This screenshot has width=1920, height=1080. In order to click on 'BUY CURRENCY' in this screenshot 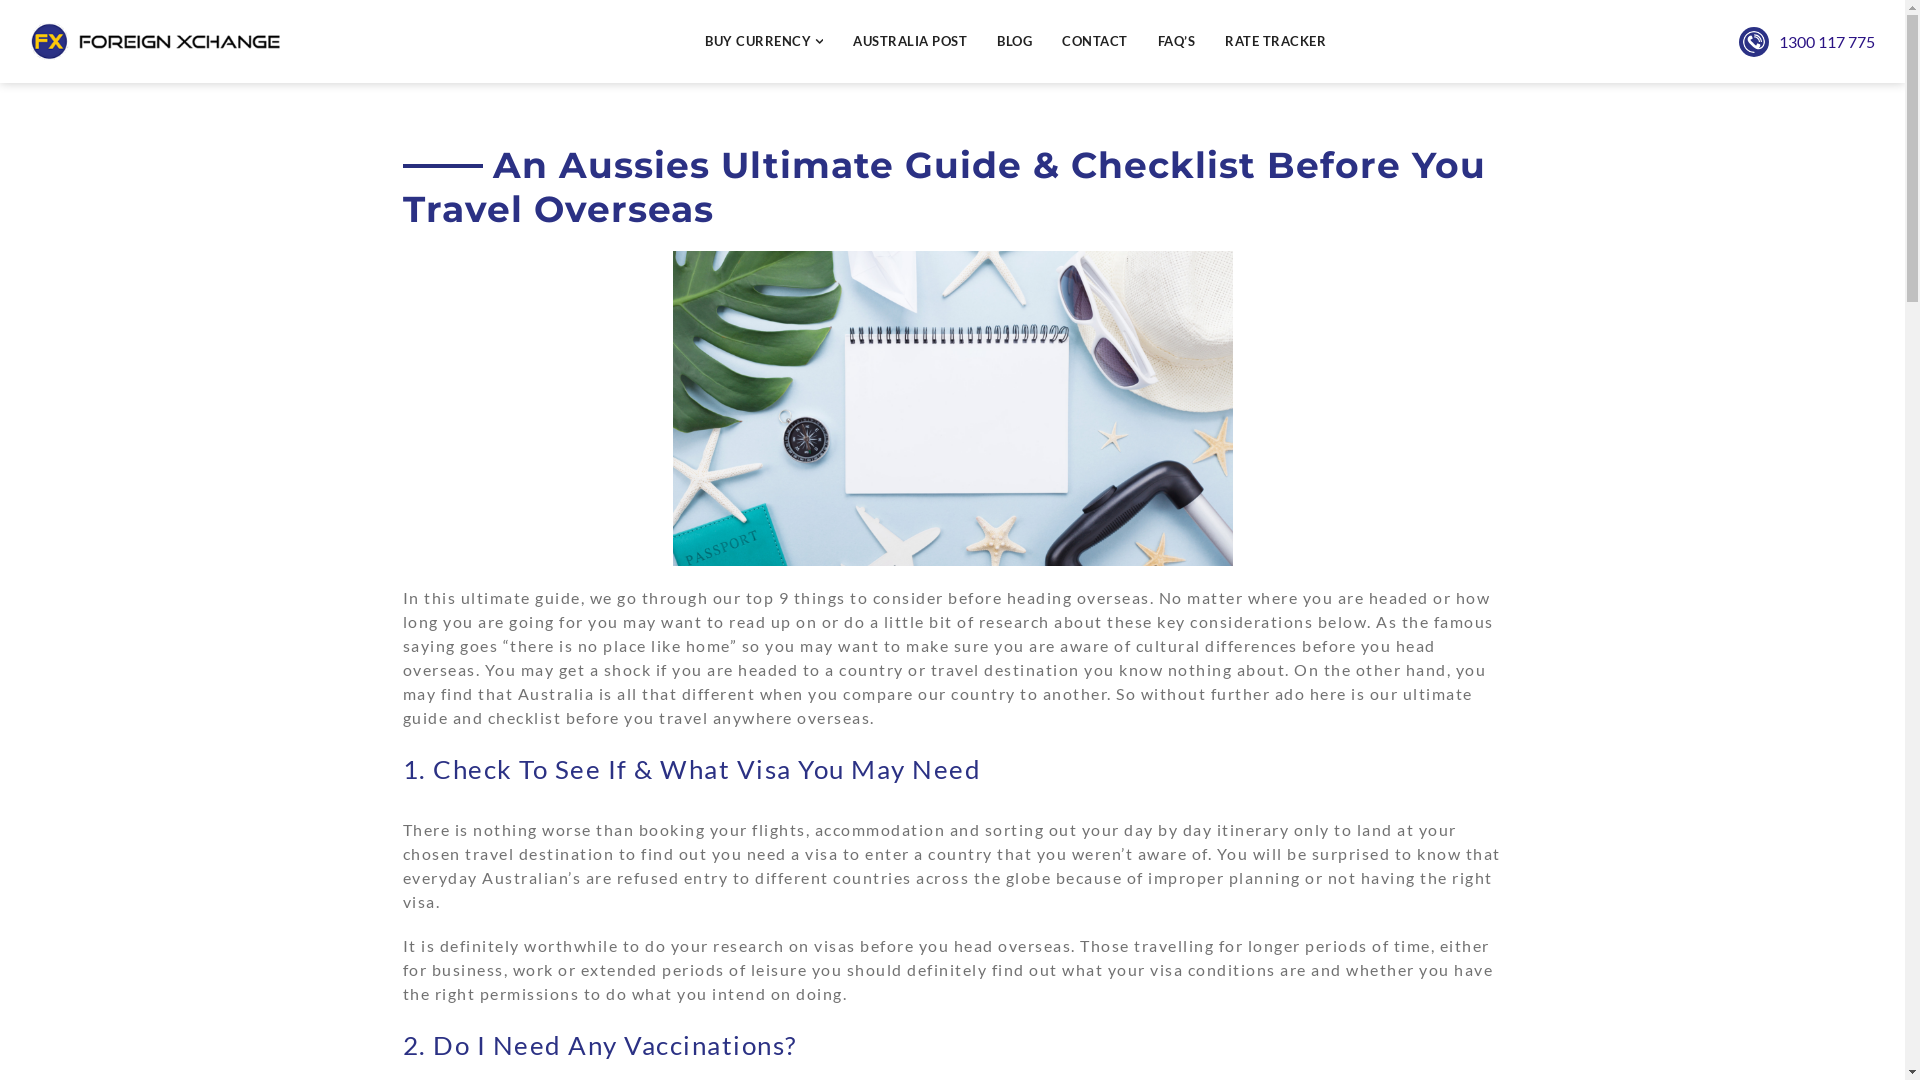, I will do `click(762, 41)`.